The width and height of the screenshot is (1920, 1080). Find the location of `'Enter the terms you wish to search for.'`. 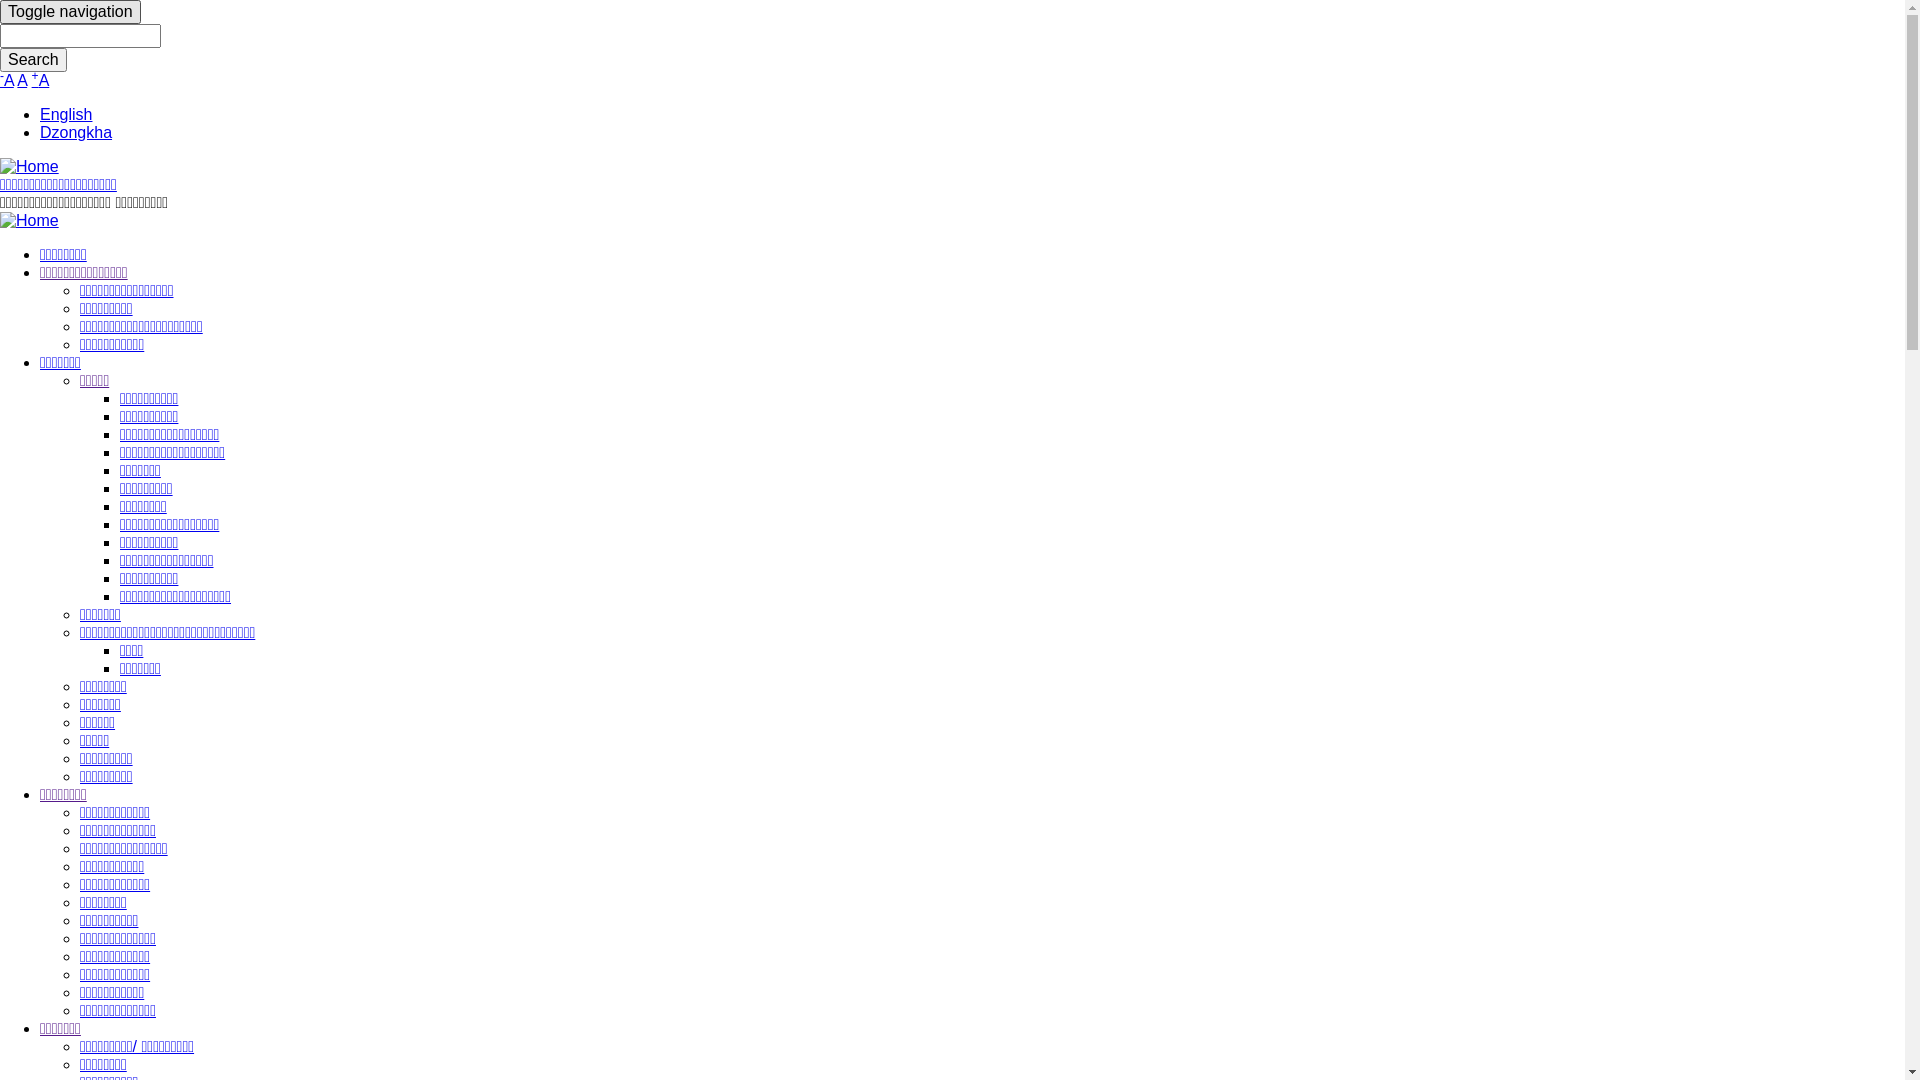

'Enter the terms you wish to search for.' is located at coordinates (80, 35).